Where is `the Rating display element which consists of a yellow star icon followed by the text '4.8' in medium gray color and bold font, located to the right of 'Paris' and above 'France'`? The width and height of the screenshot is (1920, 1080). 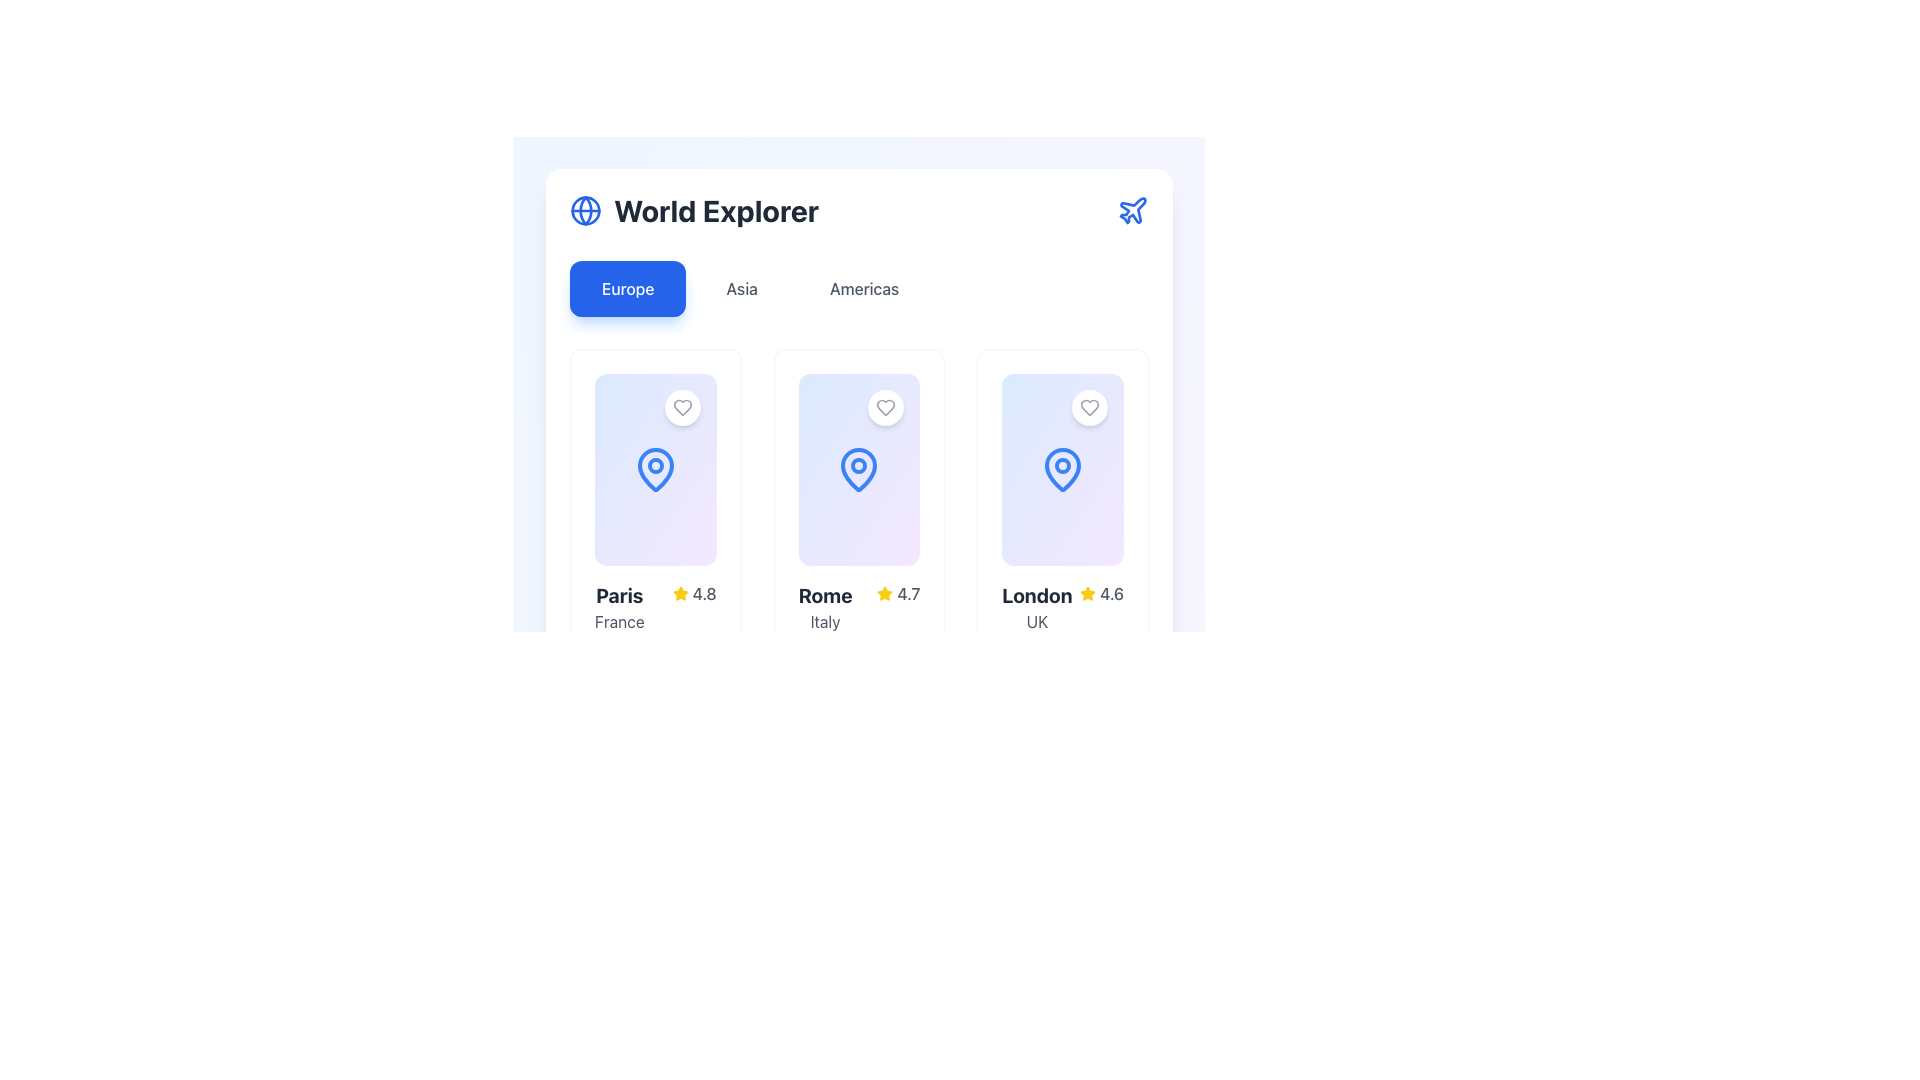 the Rating display element which consists of a yellow star icon followed by the text '4.8' in medium gray color and bold font, located to the right of 'Paris' and above 'France' is located at coordinates (694, 593).